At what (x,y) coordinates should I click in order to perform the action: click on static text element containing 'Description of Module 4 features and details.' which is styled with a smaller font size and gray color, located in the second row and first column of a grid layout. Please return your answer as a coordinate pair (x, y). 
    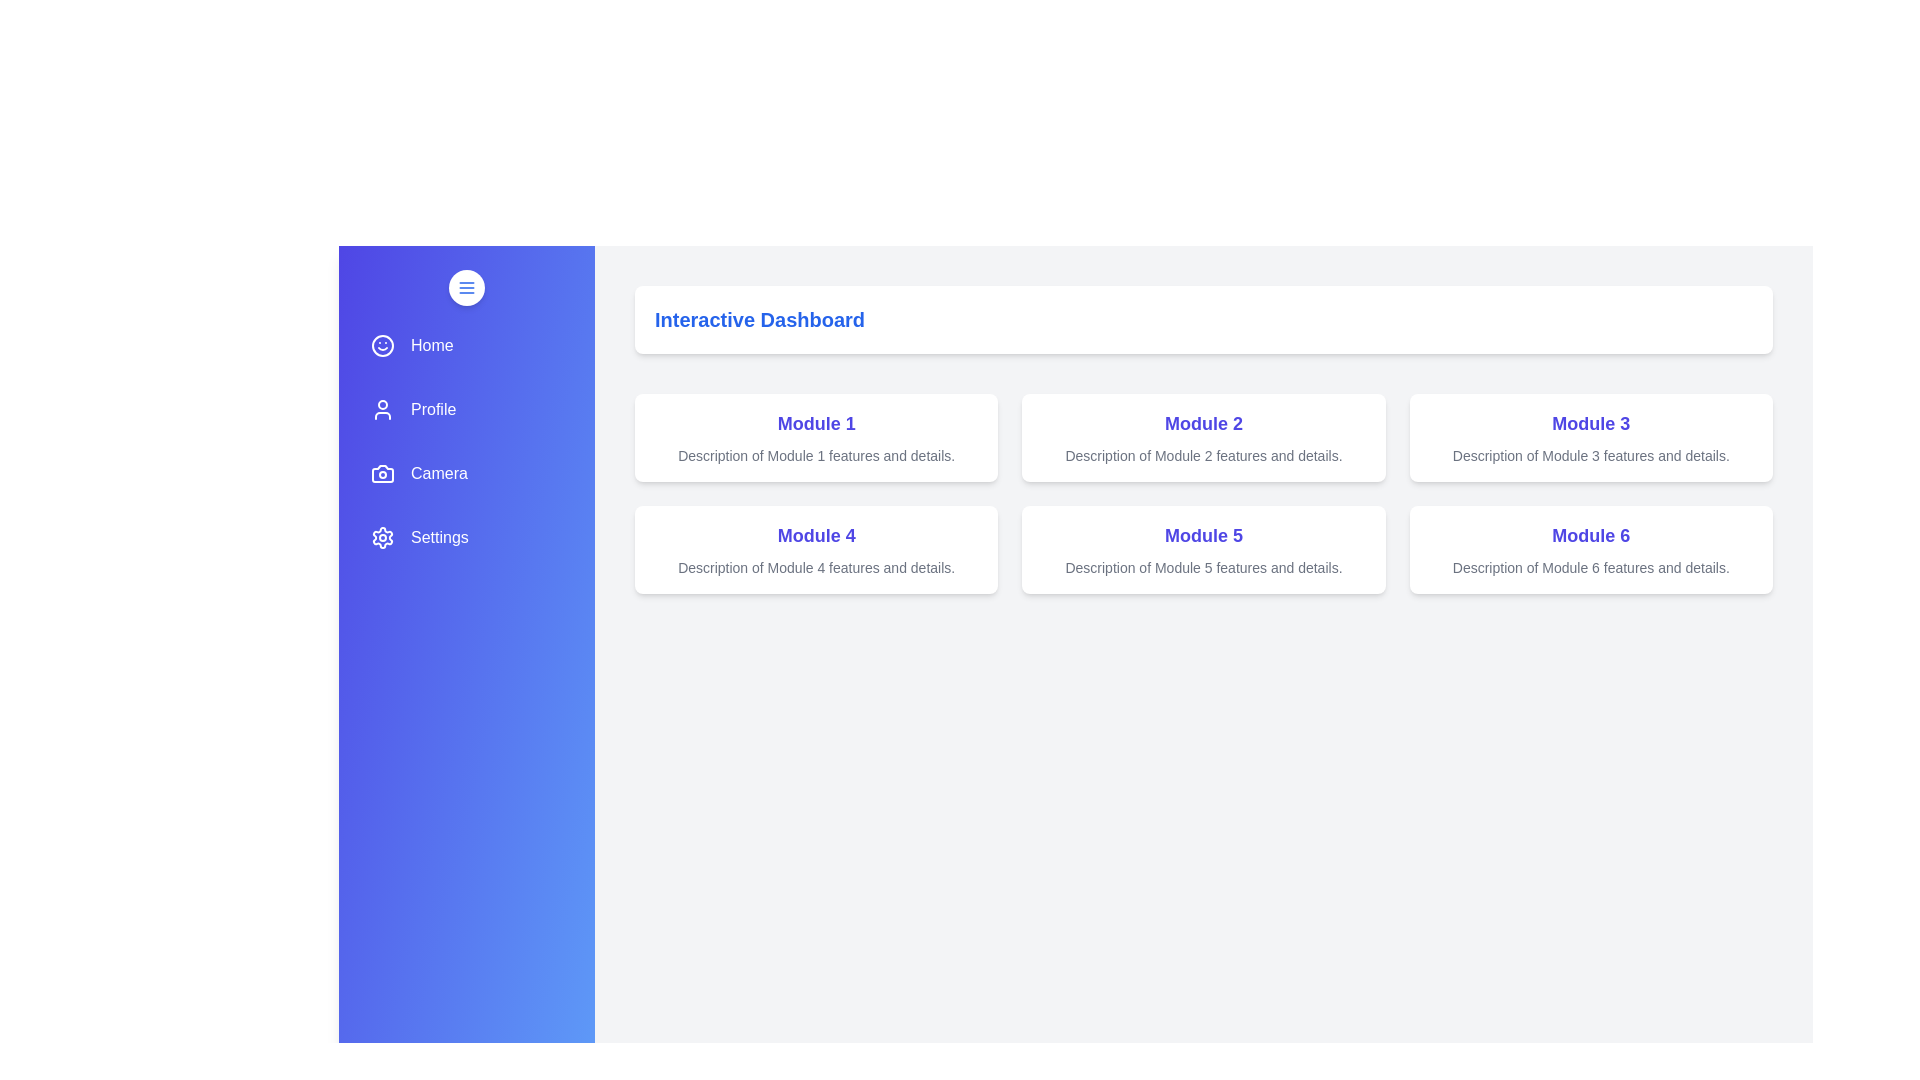
    Looking at the image, I should click on (816, 567).